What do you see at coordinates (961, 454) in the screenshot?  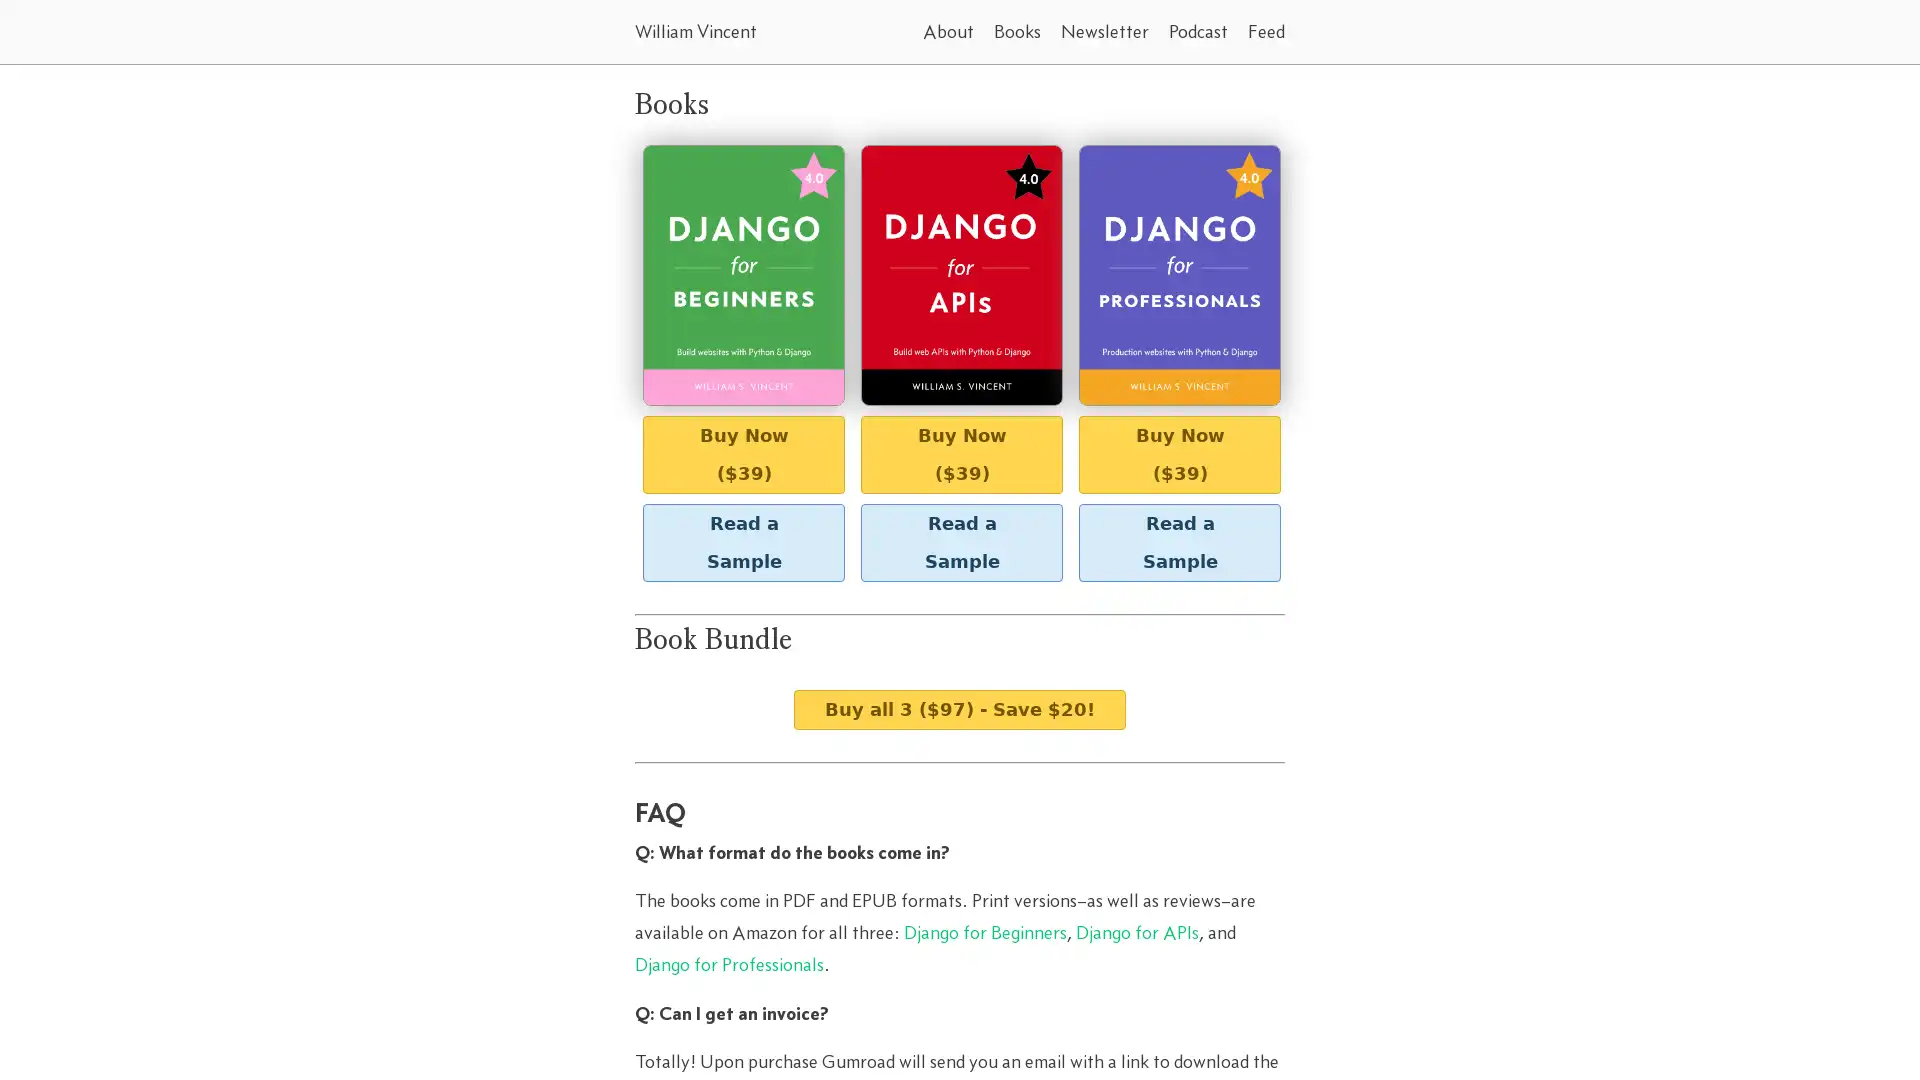 I see `Buy Now ($39)` at bounding box center [961, 454].